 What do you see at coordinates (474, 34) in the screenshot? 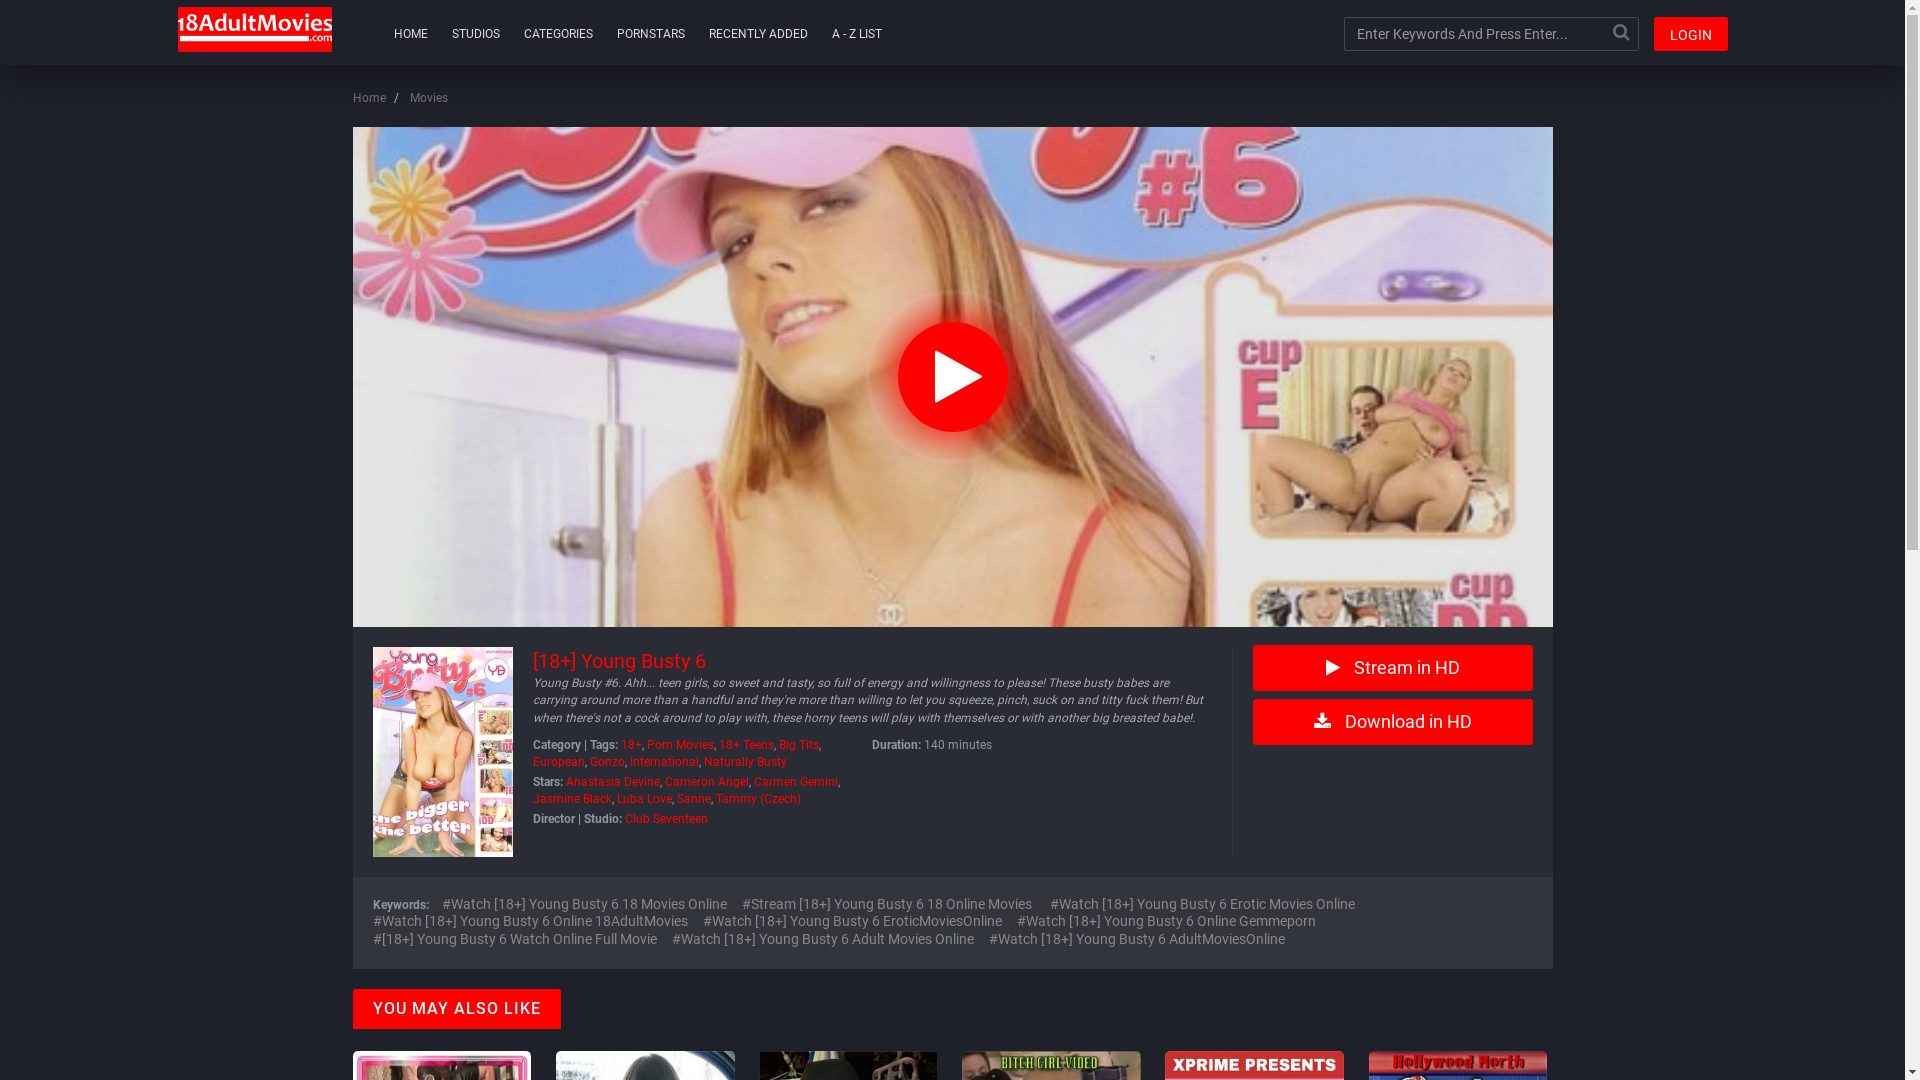
I see `'STUDIOS'` at bounding box center [474, 34].